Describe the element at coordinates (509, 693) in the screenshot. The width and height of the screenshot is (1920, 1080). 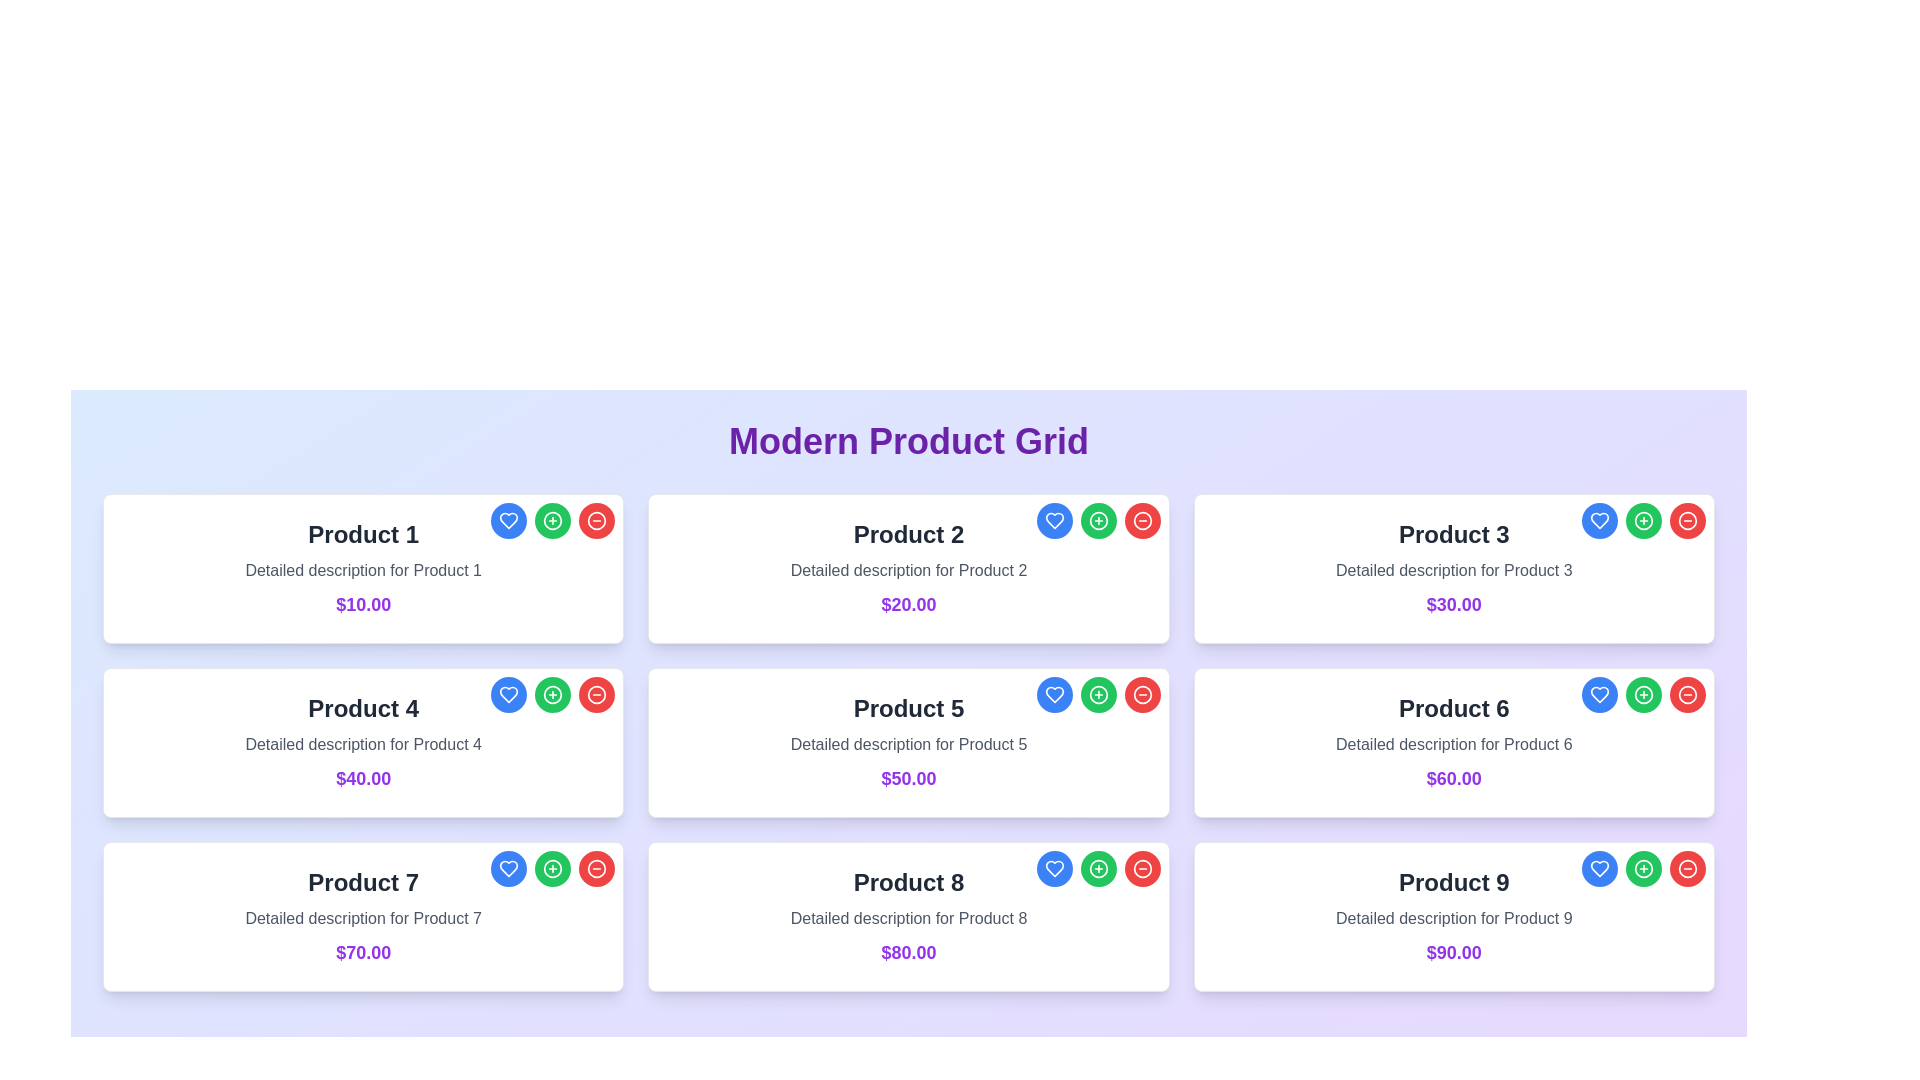
I see `the heart-shaped like icon with a blue outline located at the top-right corner of the card labeled 'Product 7'` at that location.